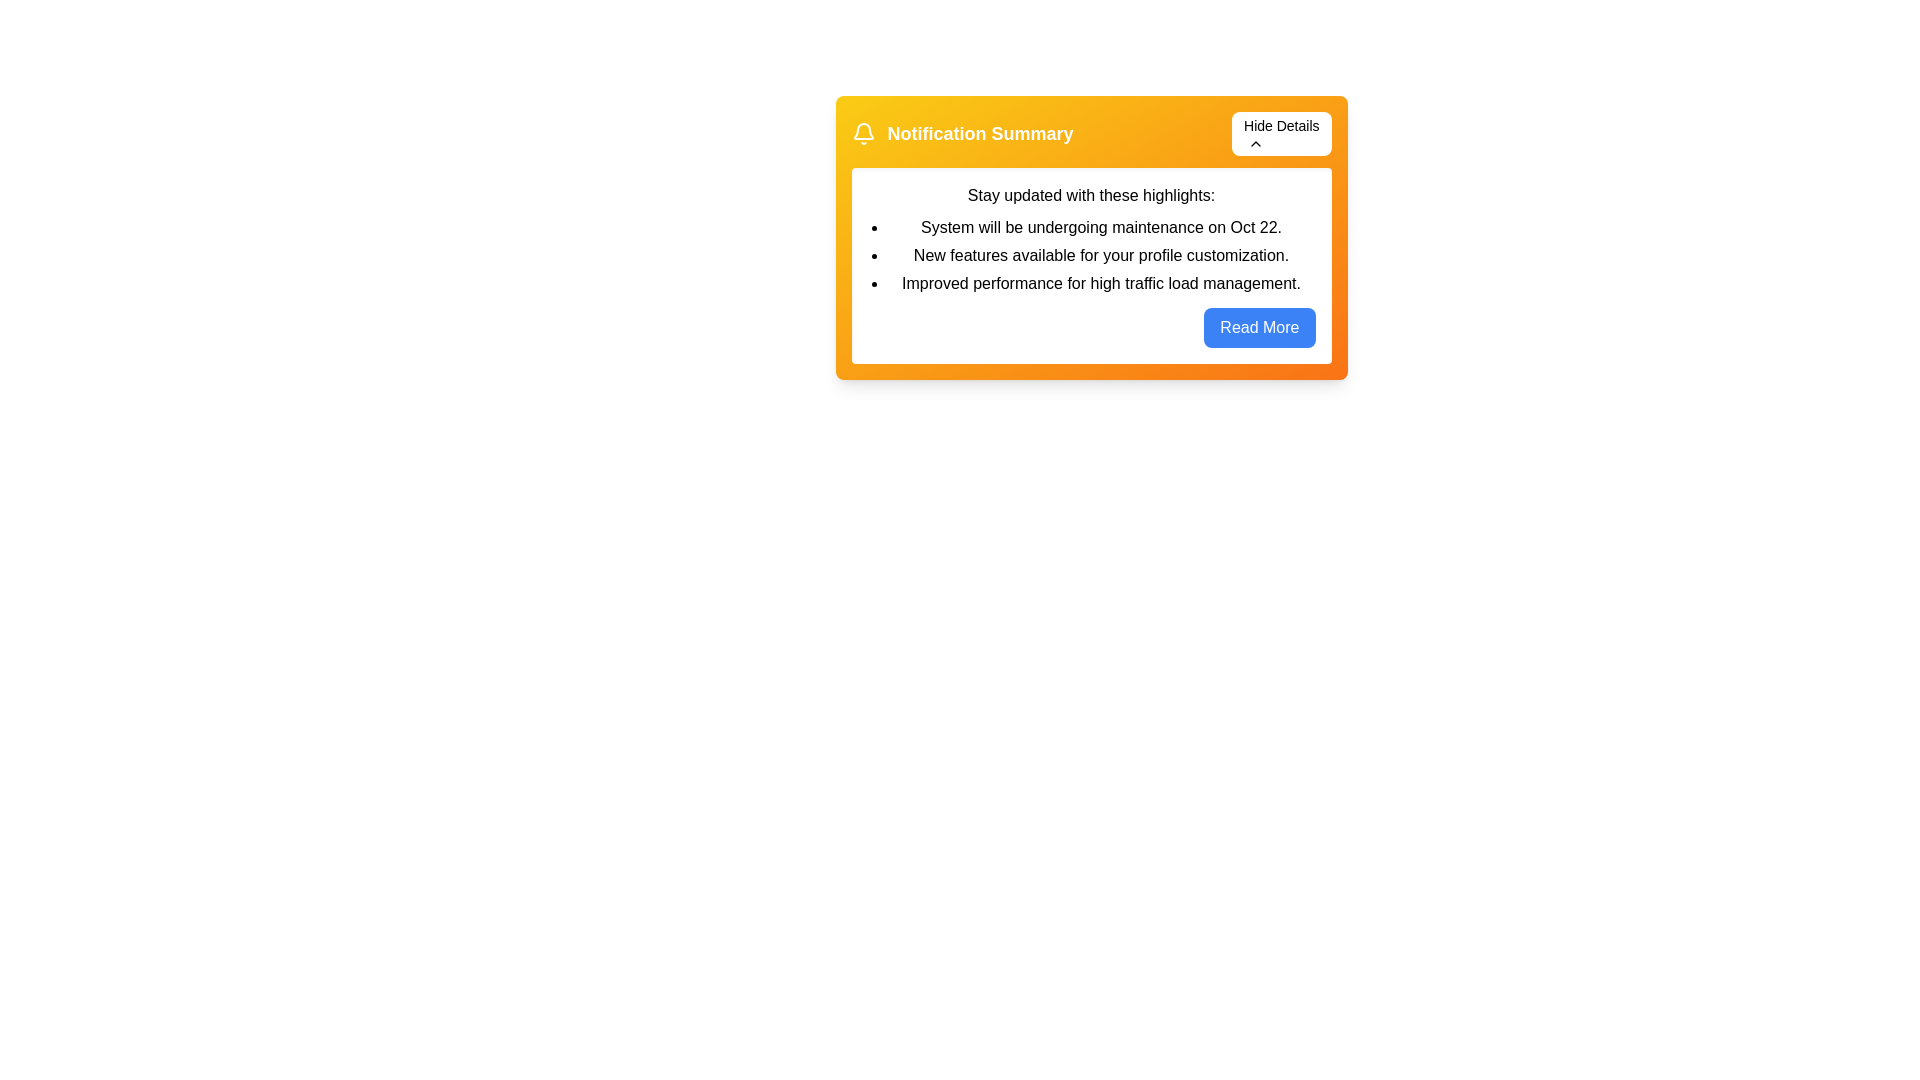 The height and width of the screenshot is (1080, 1920). I want to click on the notification bell icon to interact with it, so click(863, 134).